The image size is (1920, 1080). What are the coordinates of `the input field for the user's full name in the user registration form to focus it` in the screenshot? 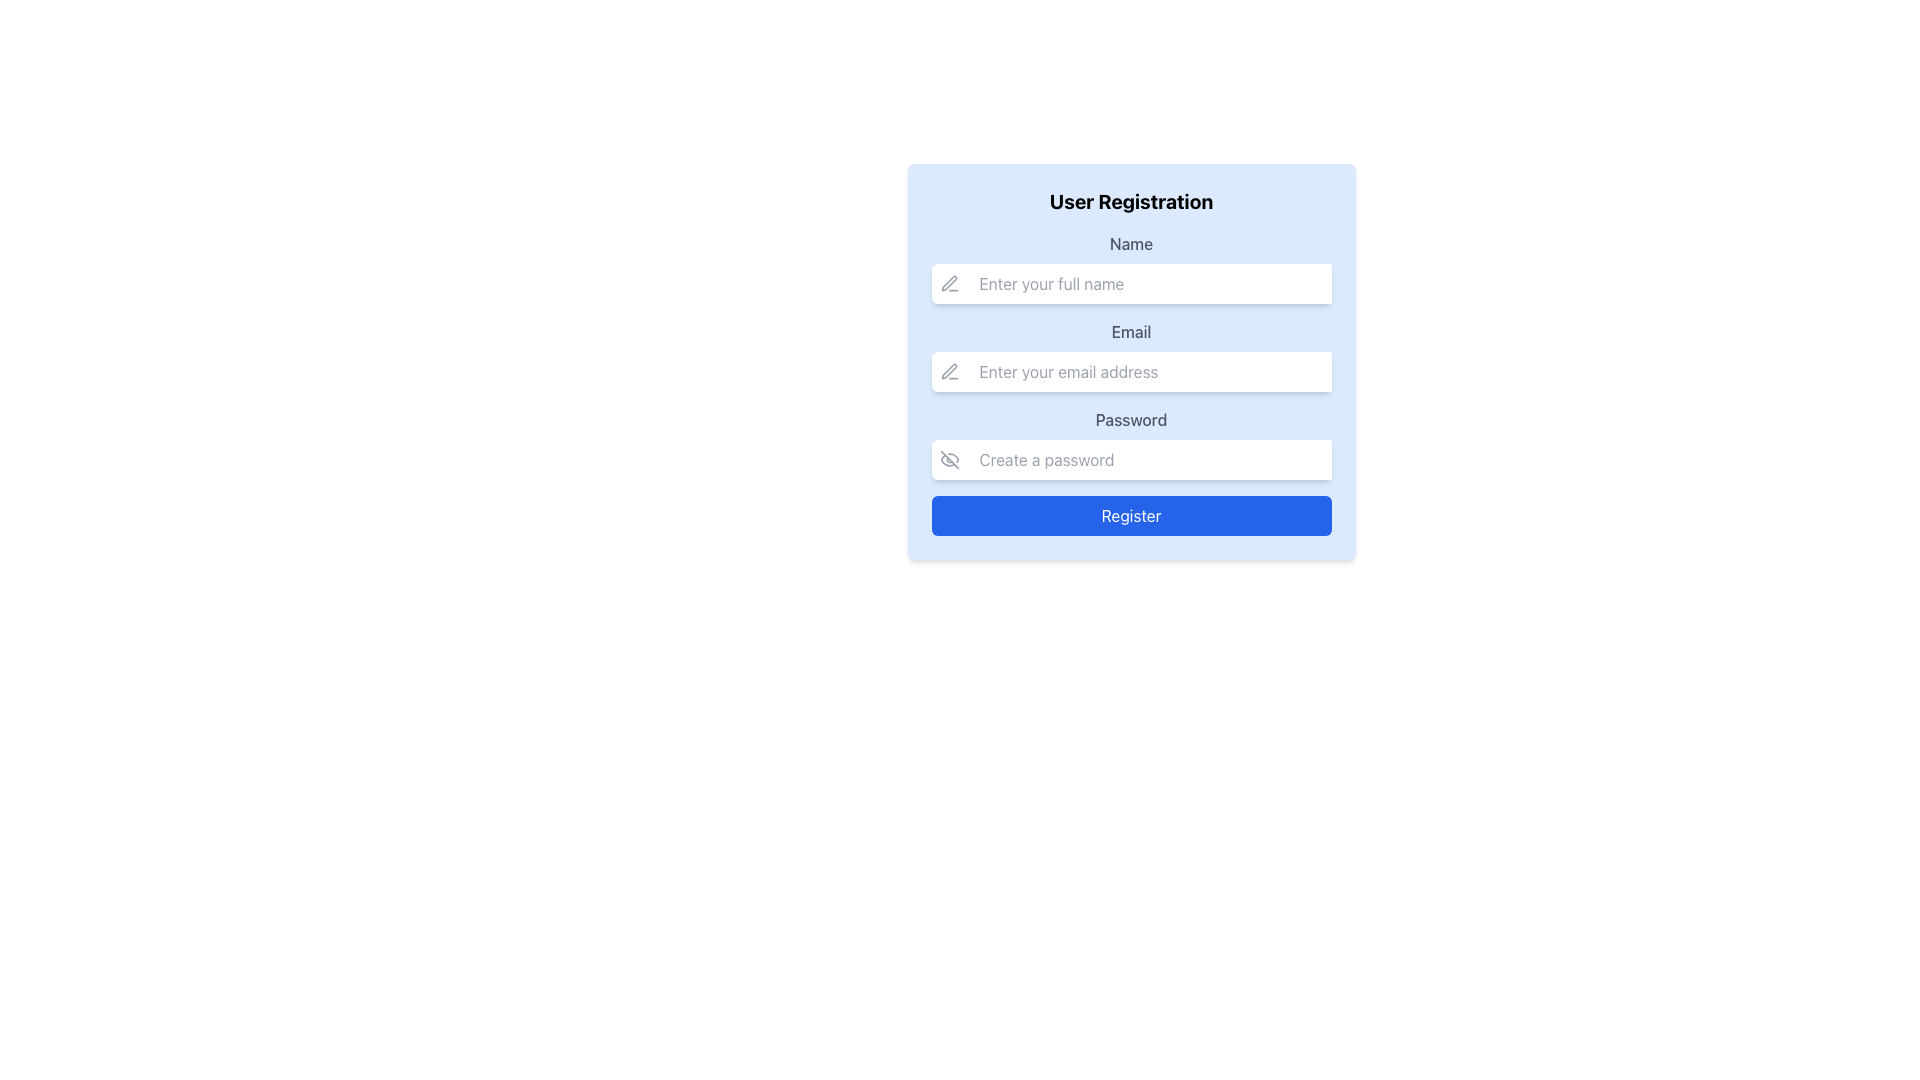 It's located at (1131, 266).